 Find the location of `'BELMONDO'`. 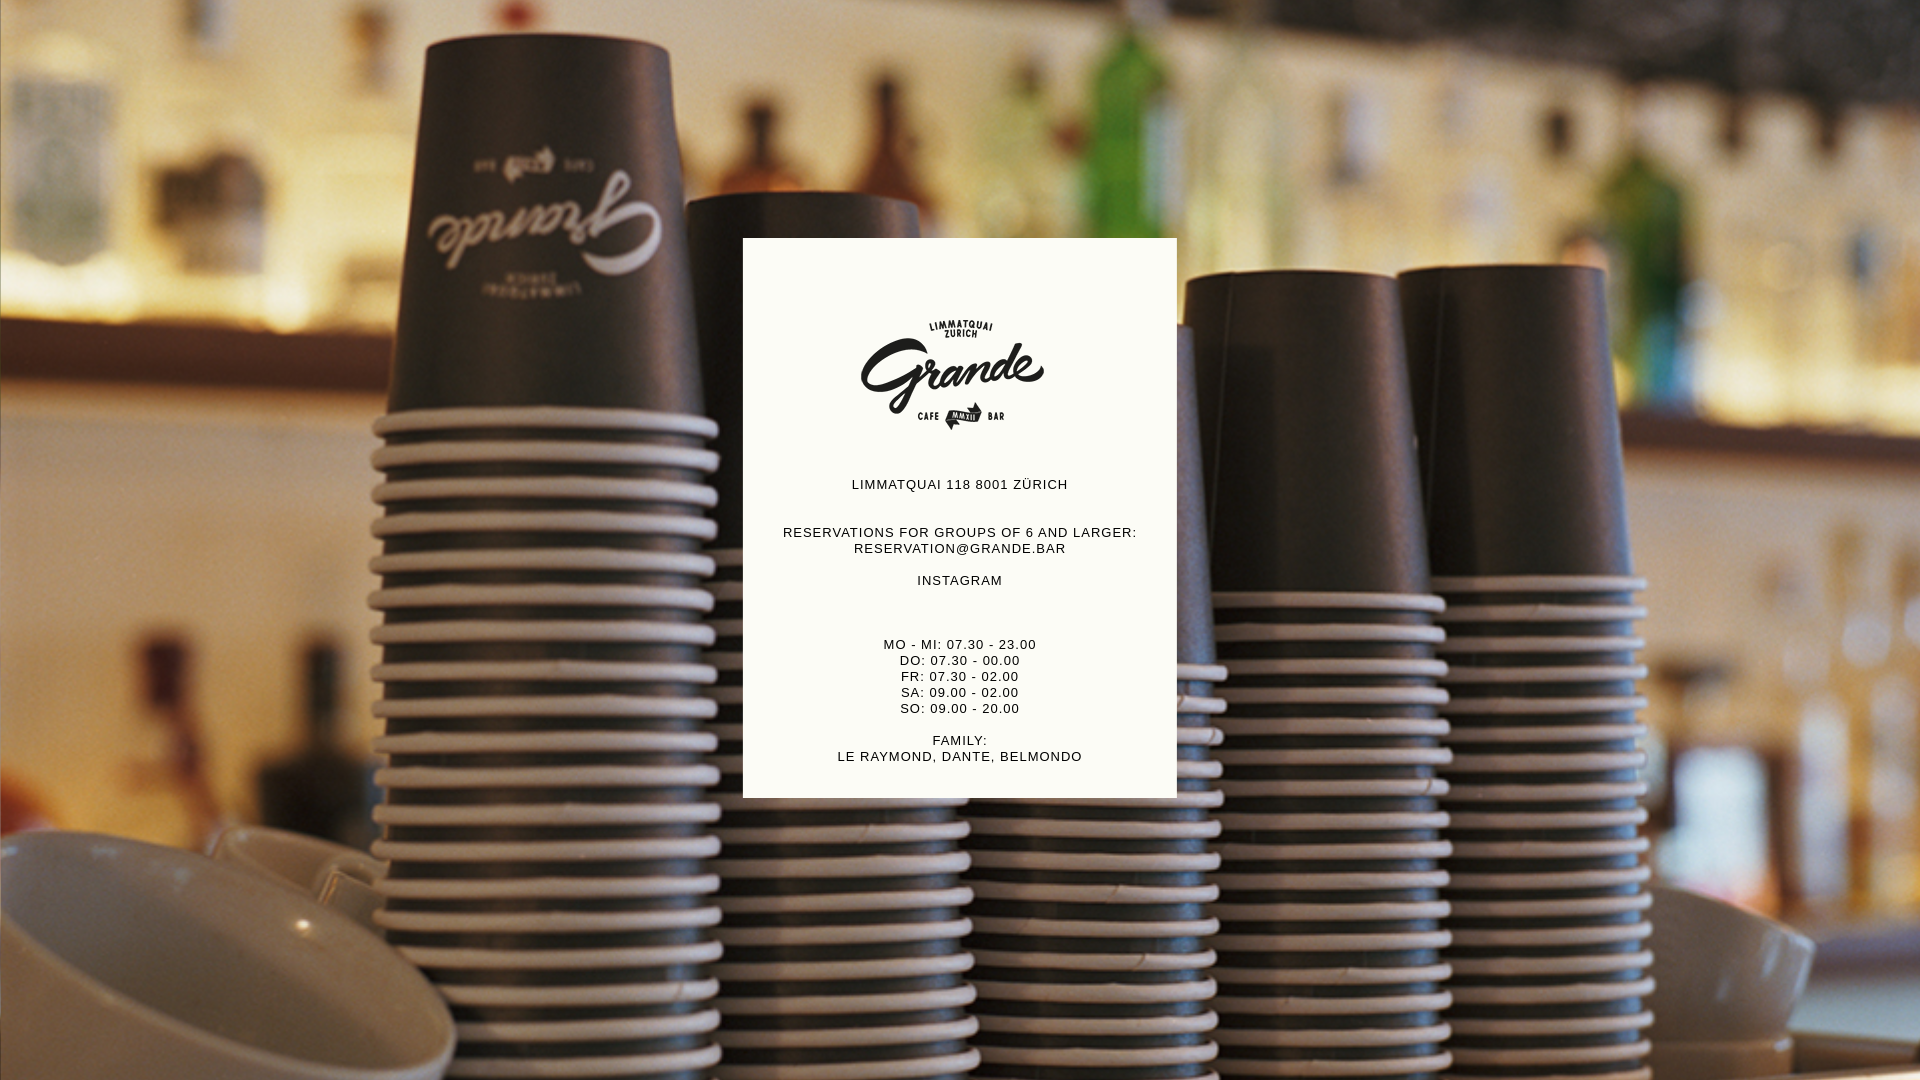

'BELMONDO' is located at coordinates (1040, 756).